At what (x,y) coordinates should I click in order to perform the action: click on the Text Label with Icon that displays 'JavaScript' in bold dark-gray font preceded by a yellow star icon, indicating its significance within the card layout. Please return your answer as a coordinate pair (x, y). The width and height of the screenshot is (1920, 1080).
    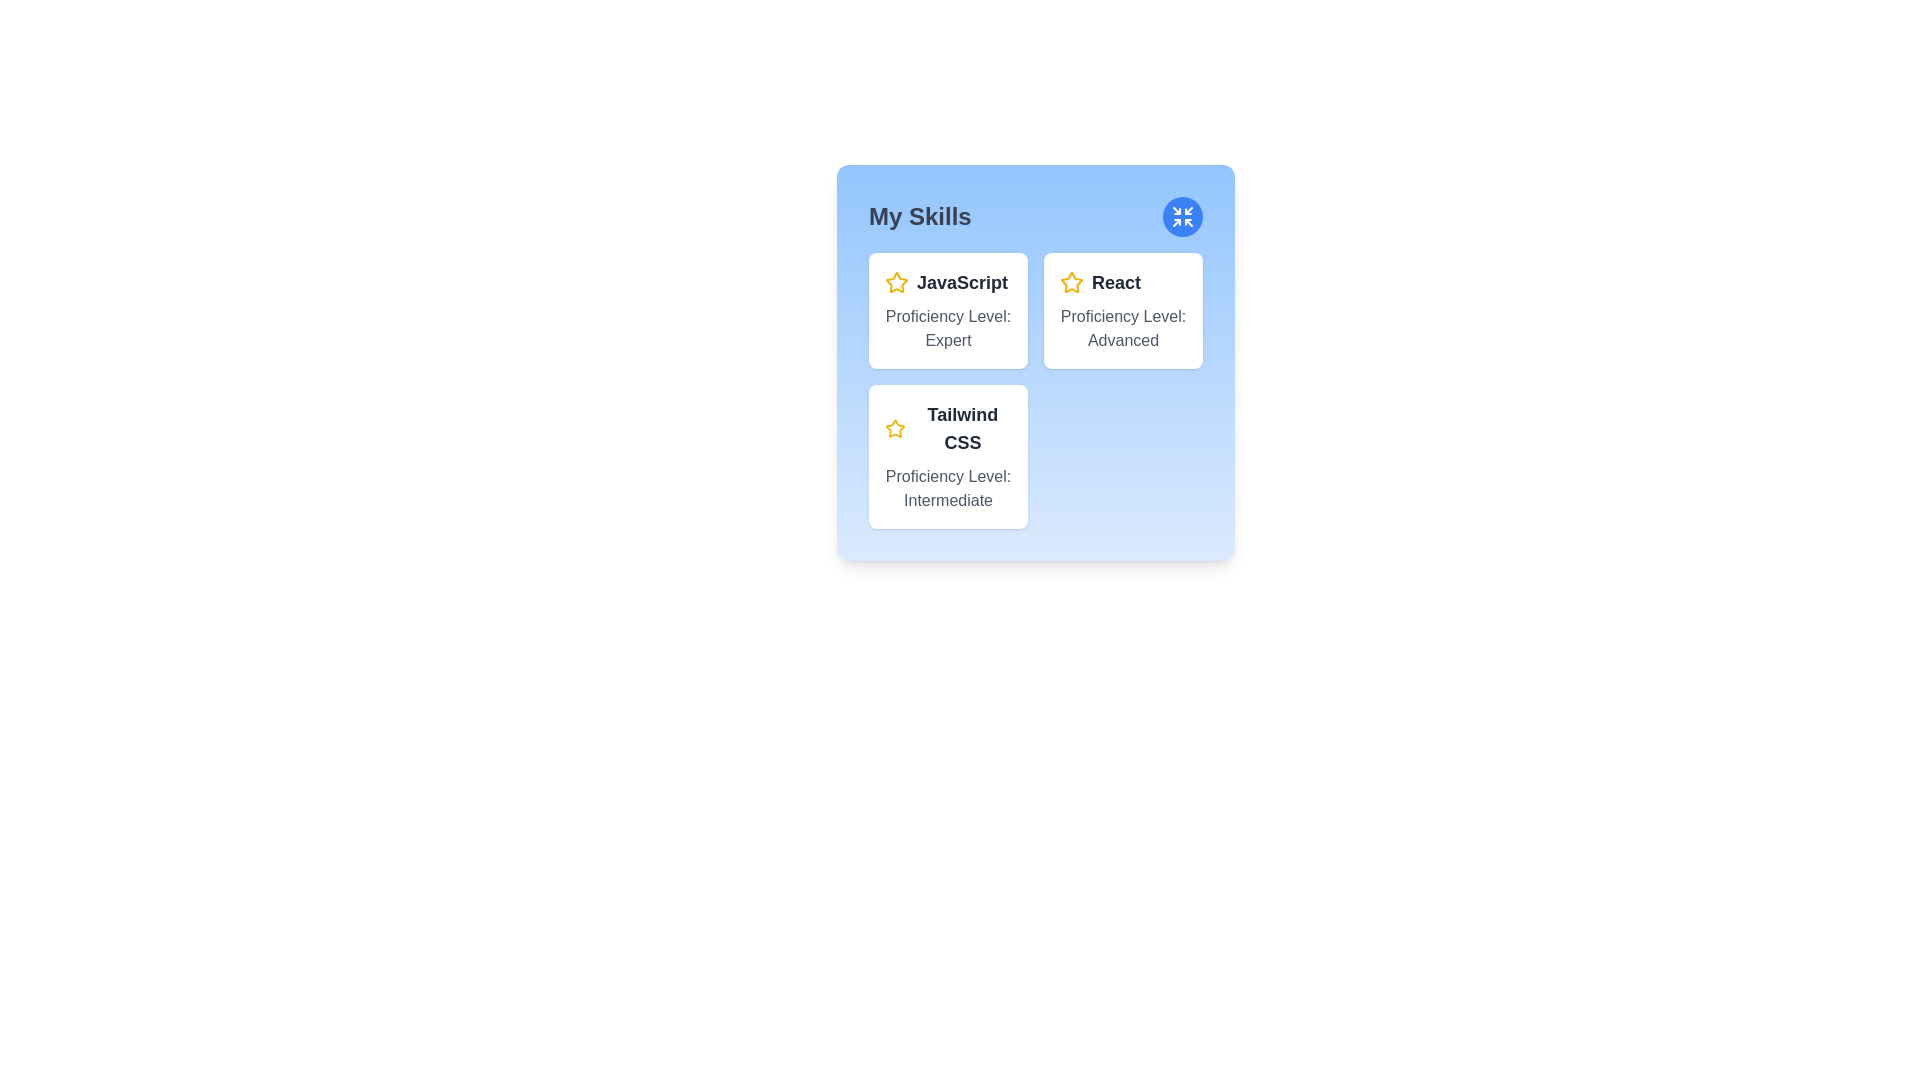
    Looking at the image, I should click on (947, 282).